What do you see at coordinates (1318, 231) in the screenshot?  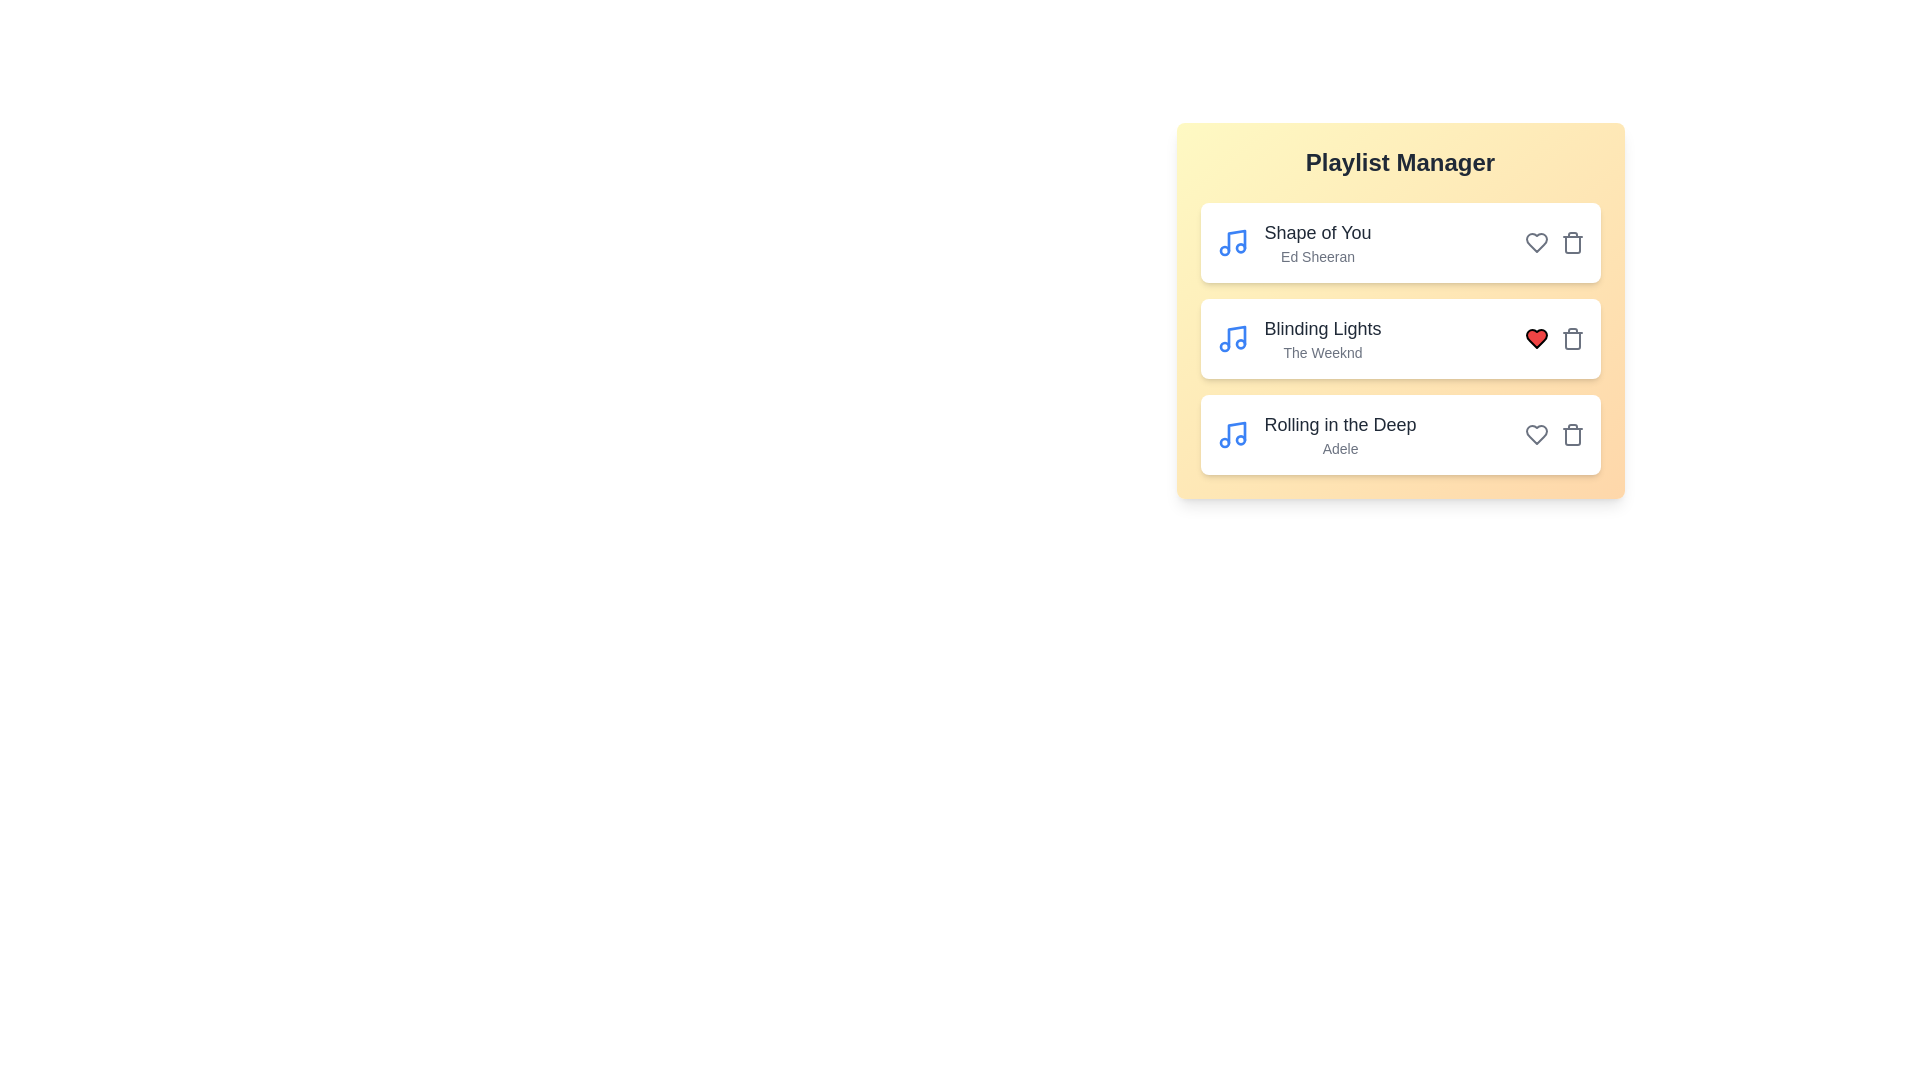 I see `the title of the song 'Shape of You' to view its details` at bounding box center [1318, 231].